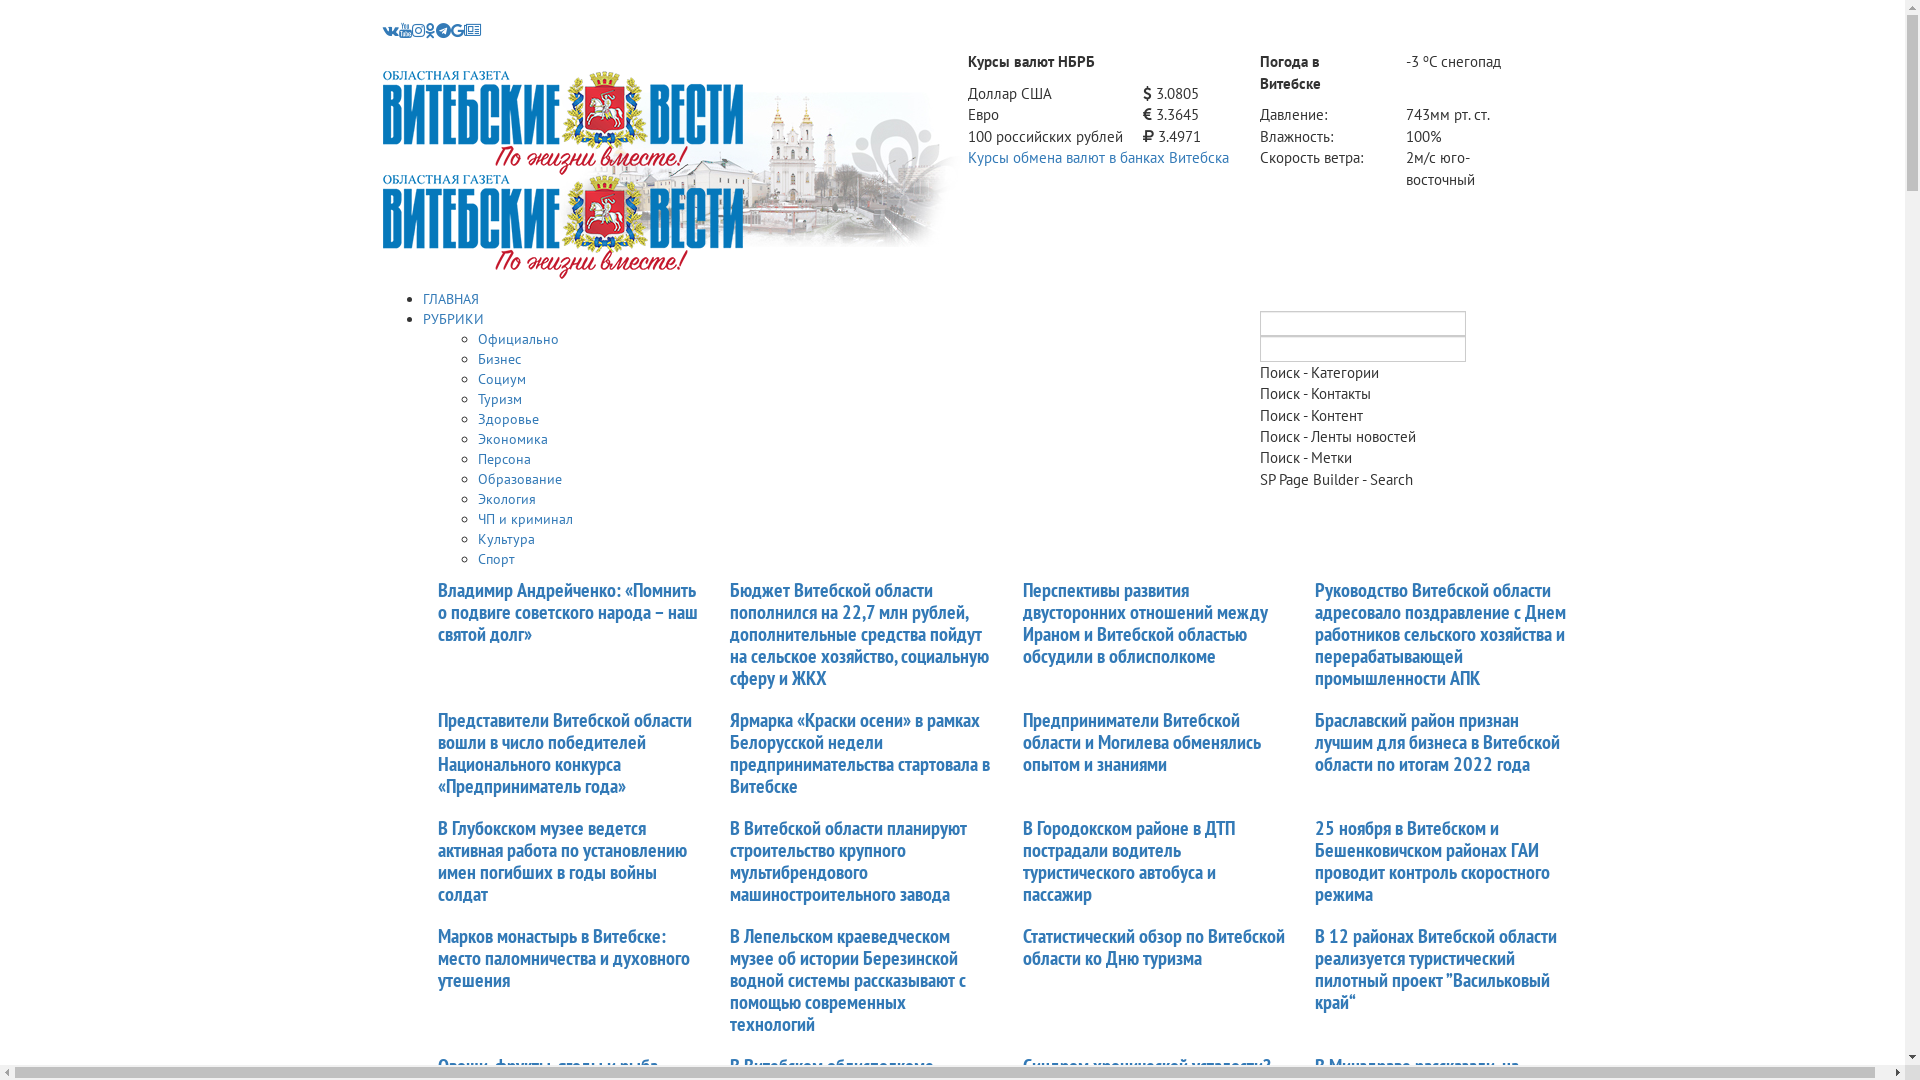 The height and width of the screenshot is (1080, 1920). I want to click on 'Youtube', so click(398, 30).